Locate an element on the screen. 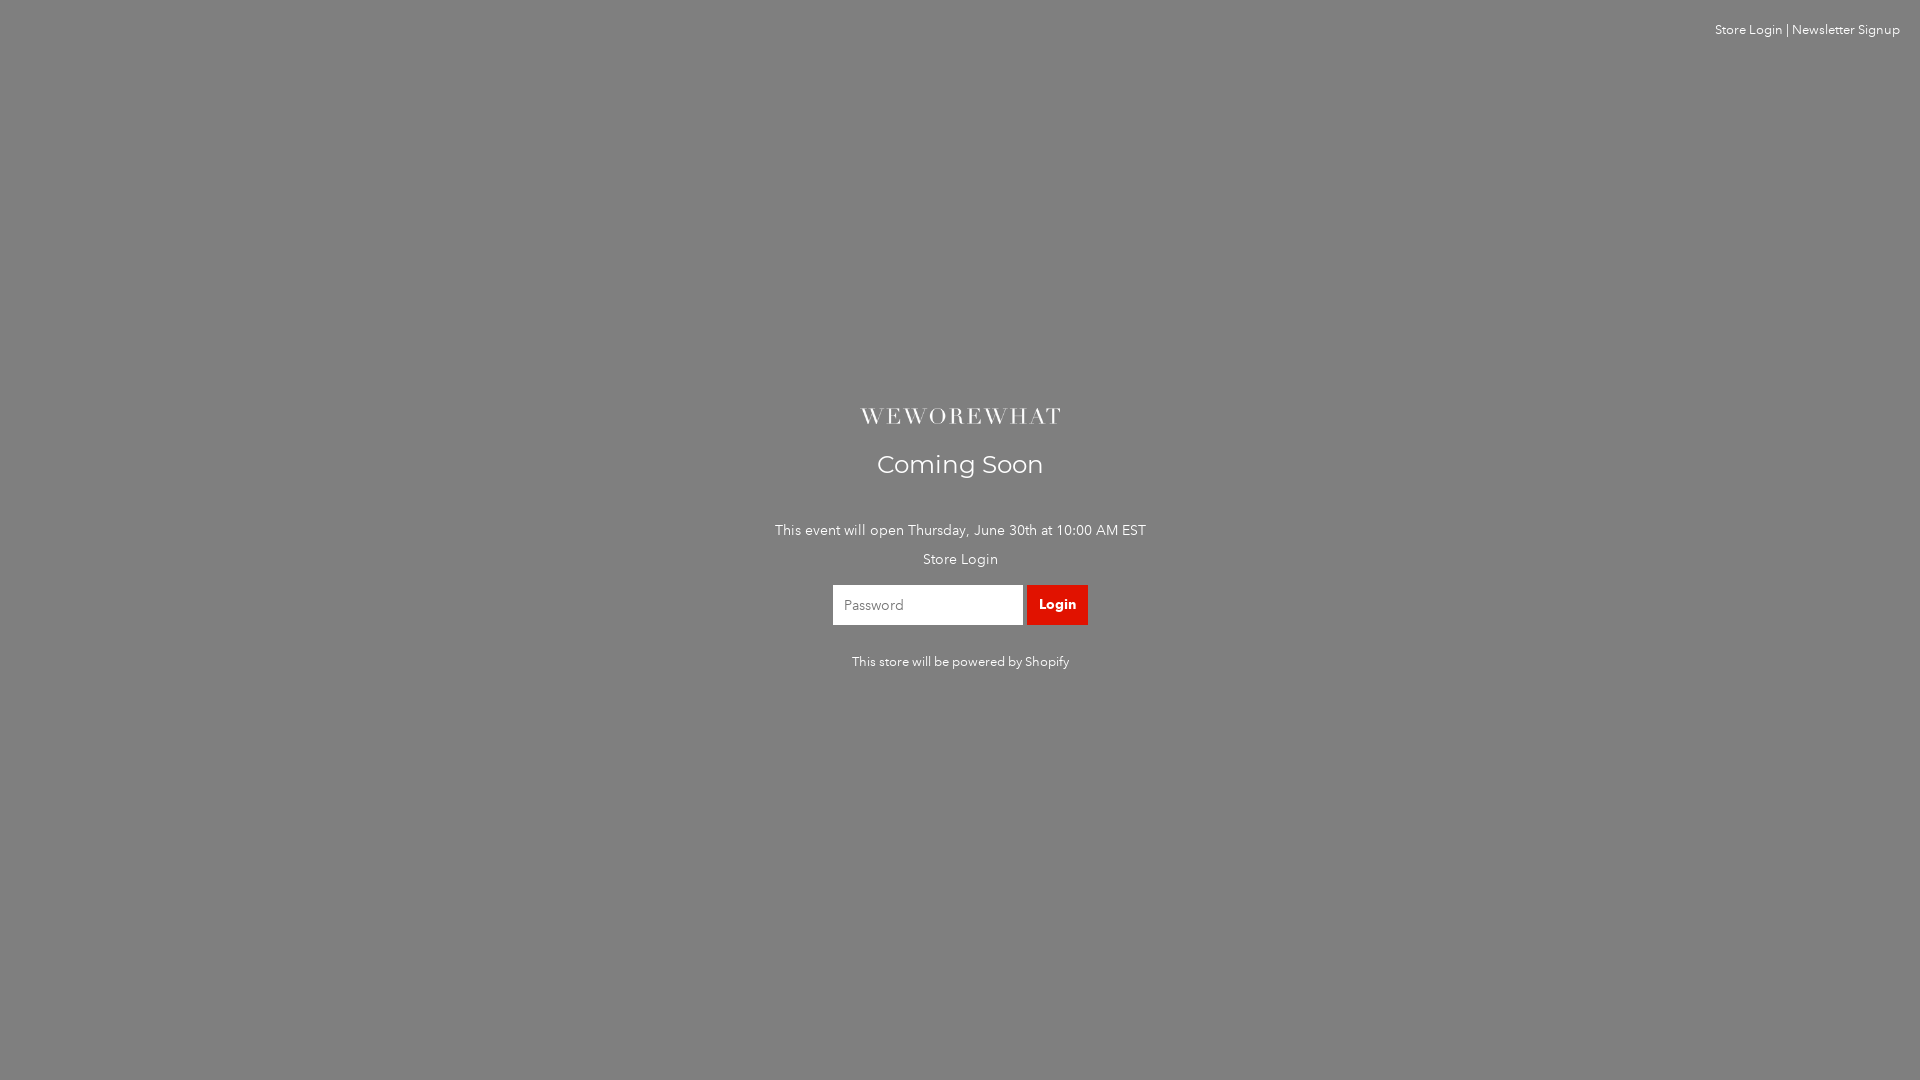 The width and height of the screenshot is (1920, 1080). 'Login' is located at coordinates (1055, 604).